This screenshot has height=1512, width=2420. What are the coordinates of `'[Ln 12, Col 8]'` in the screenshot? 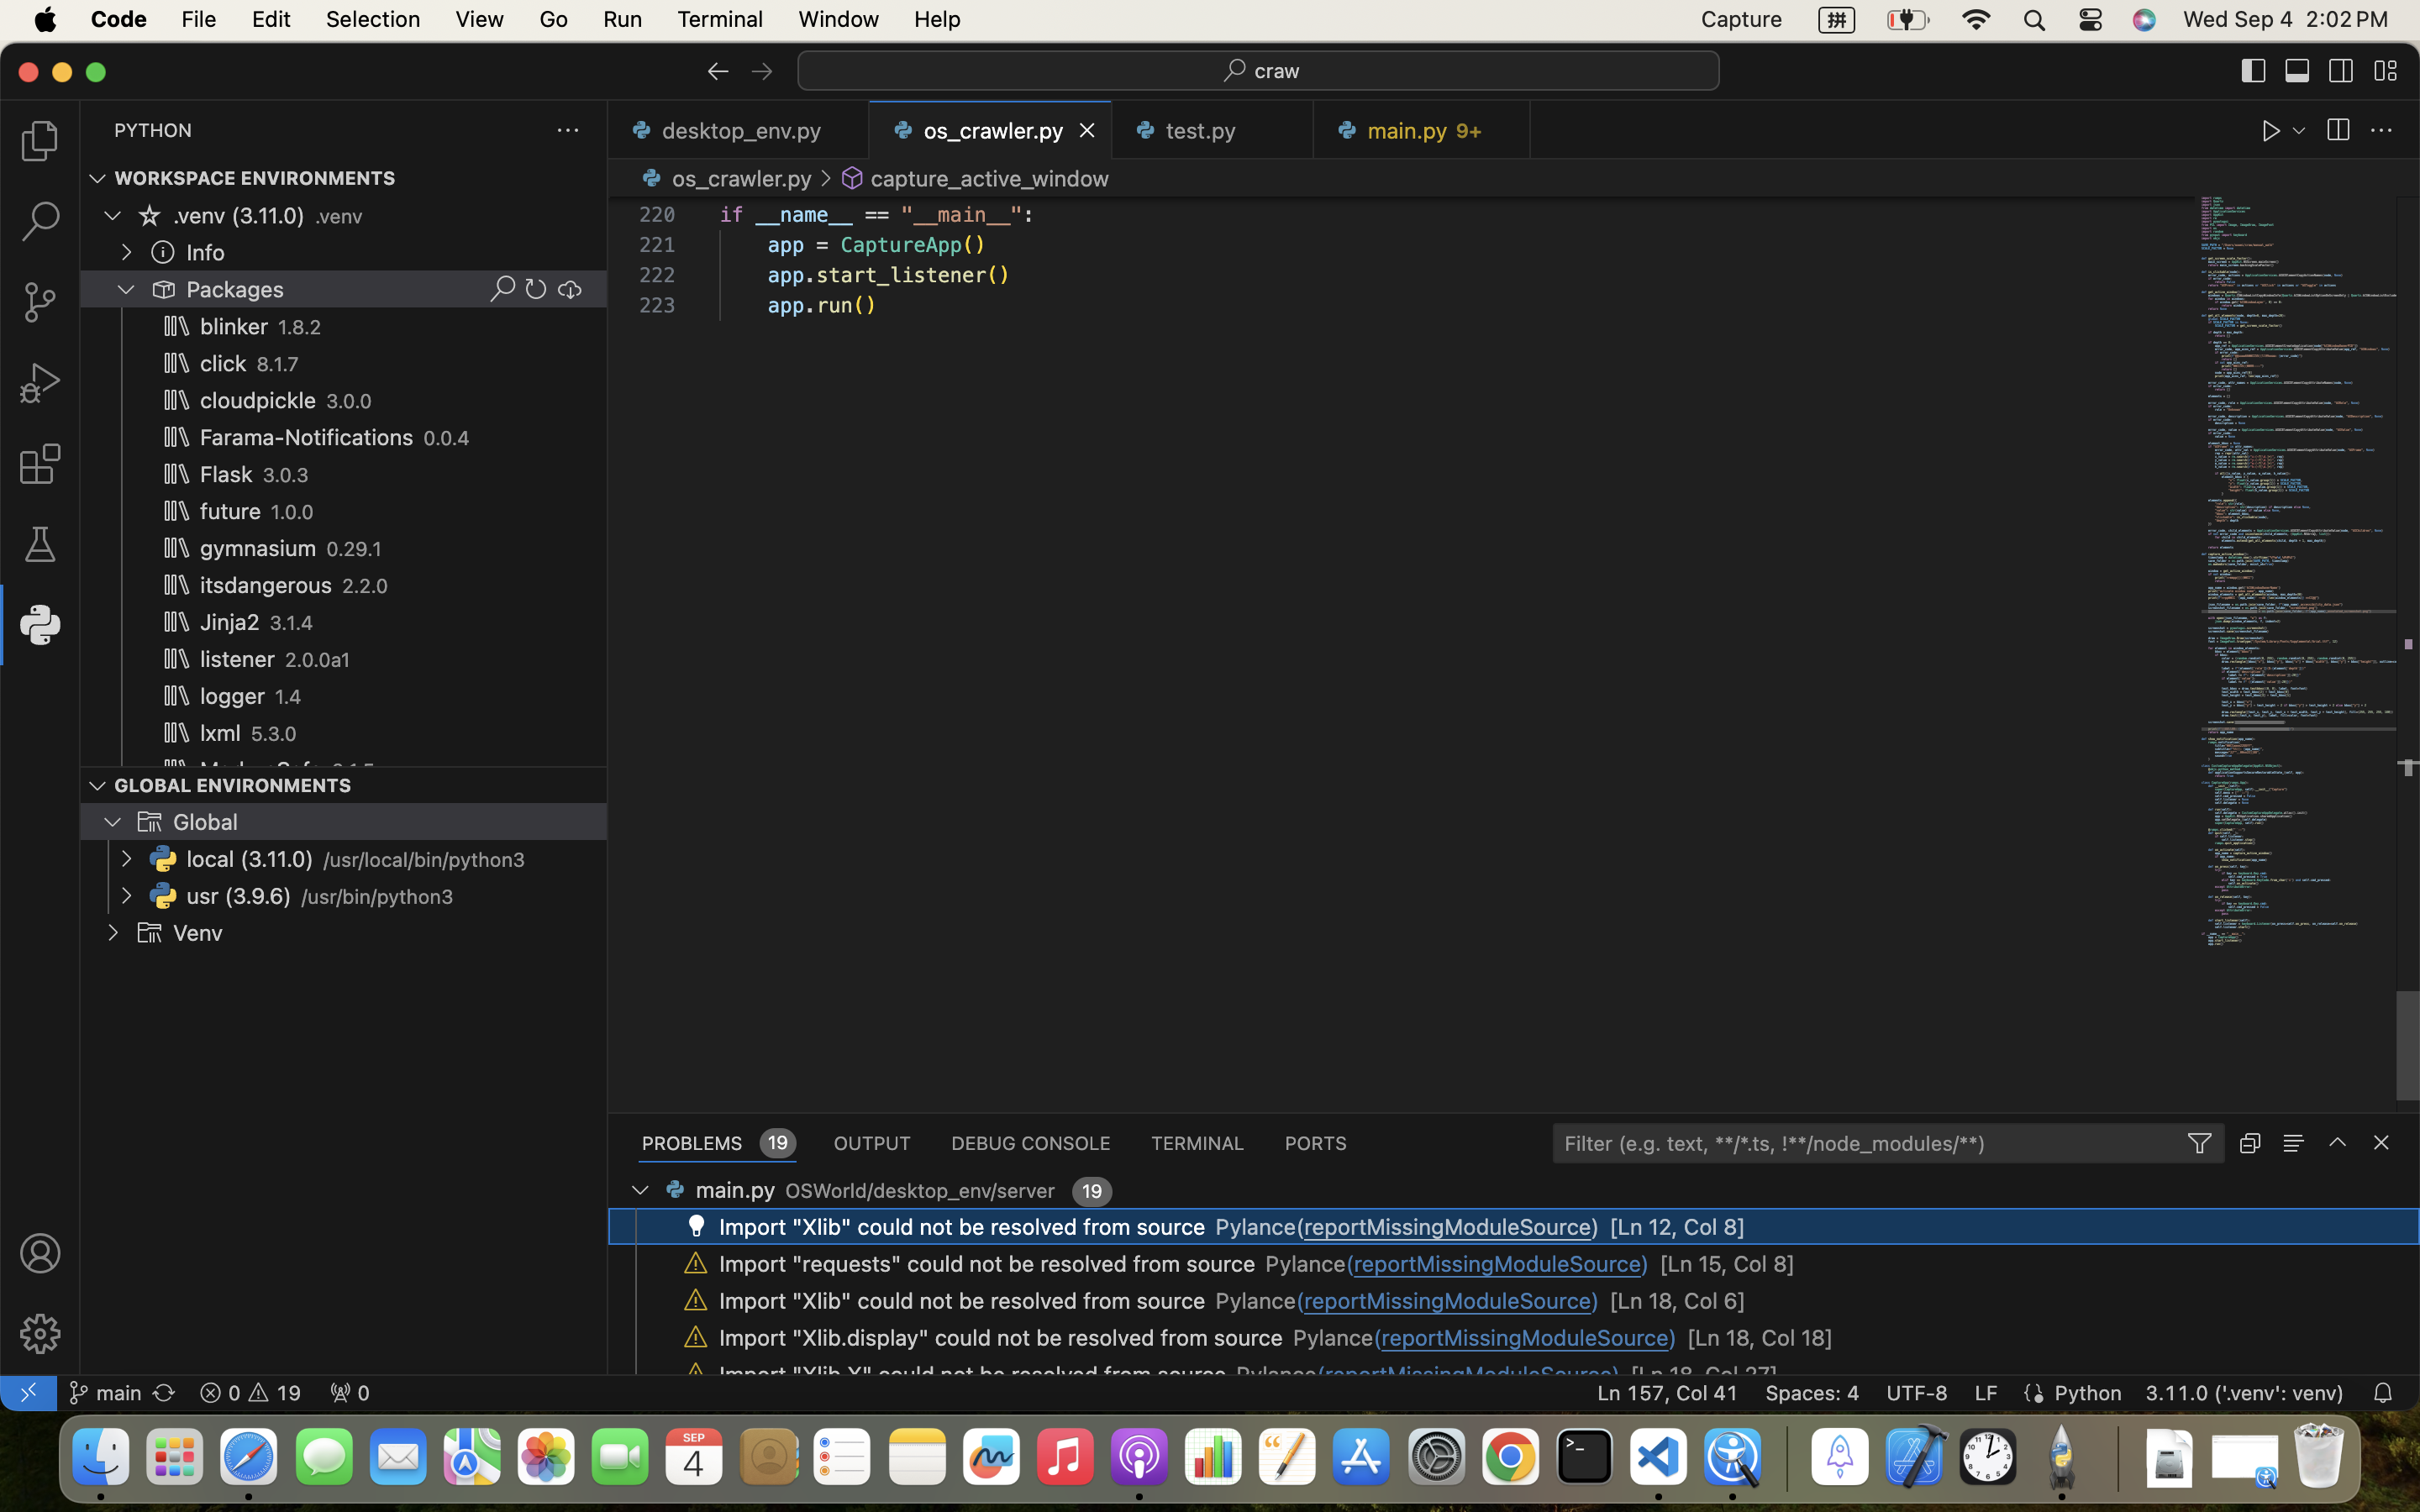 It's located at (1676, 1226).